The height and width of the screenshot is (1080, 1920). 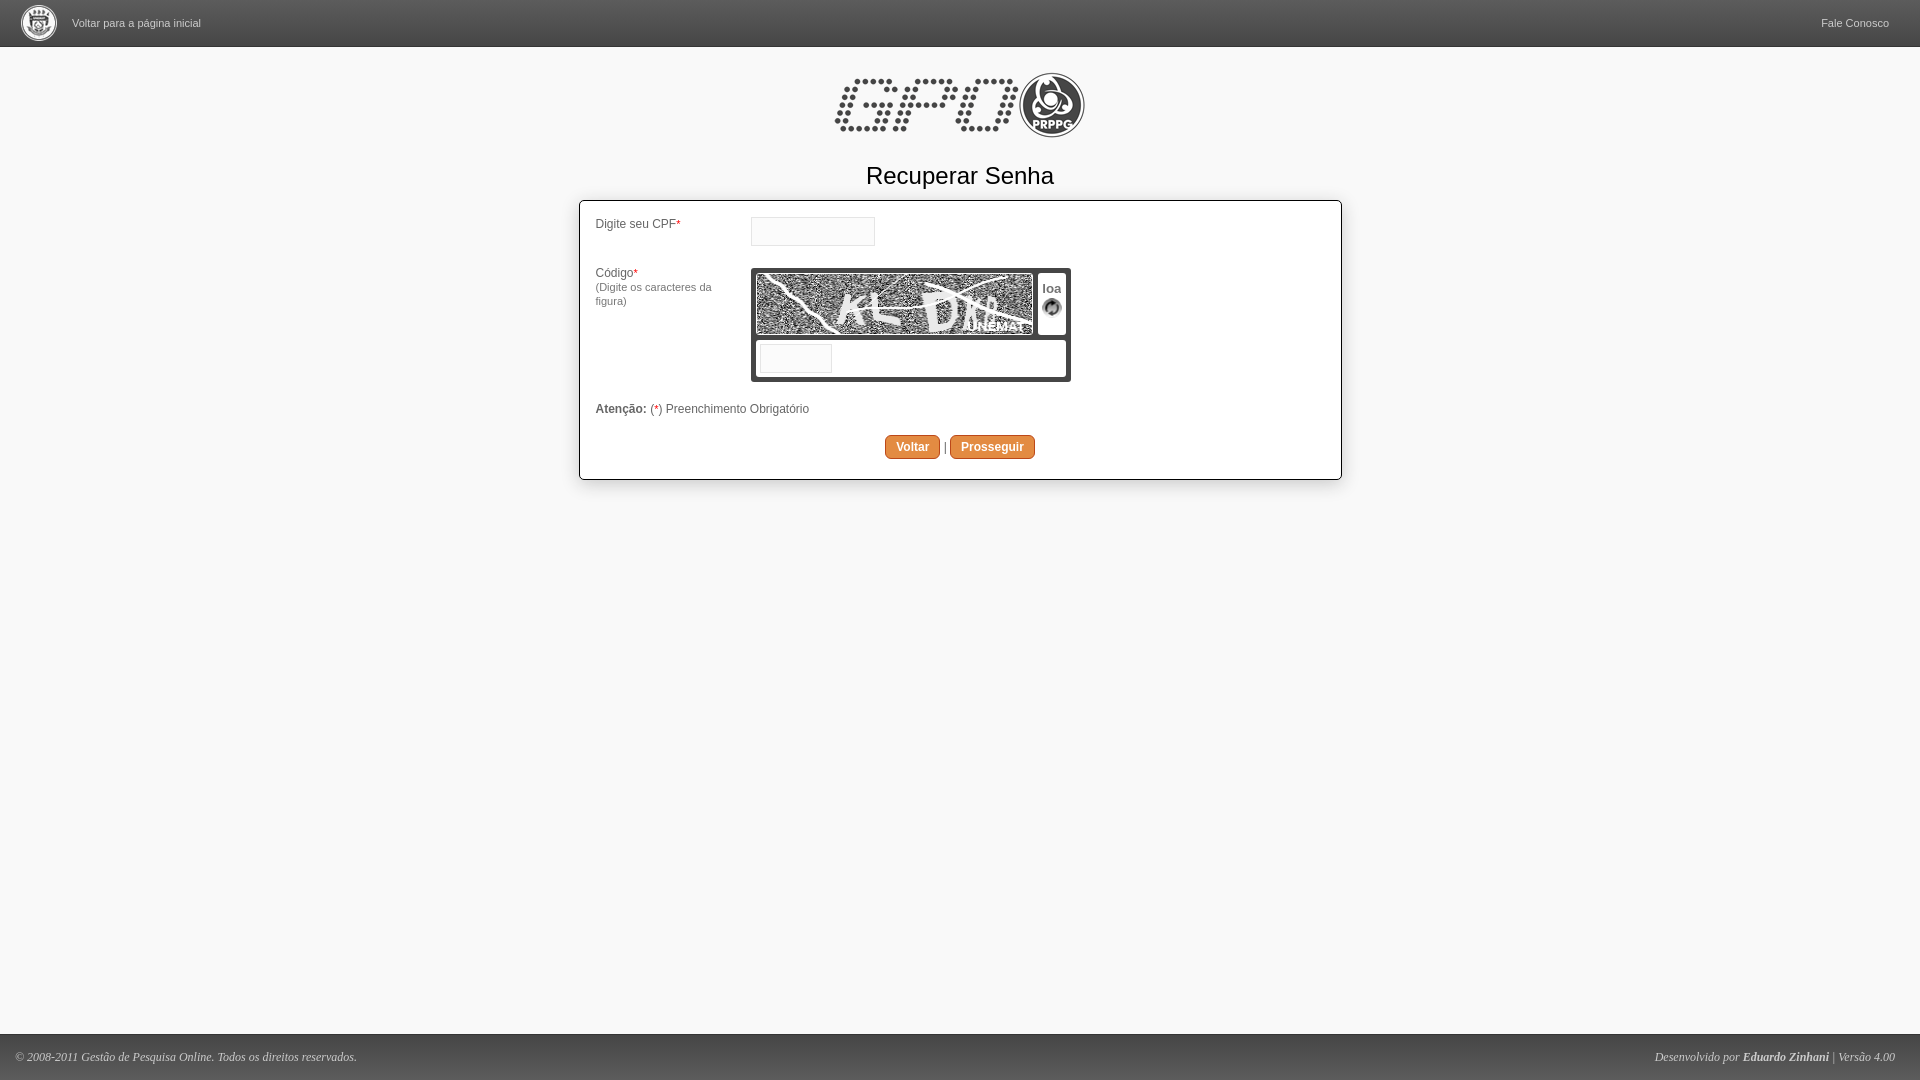 I want to click on 'Eduardo Zinhani', so click(x=1785, y=1055).